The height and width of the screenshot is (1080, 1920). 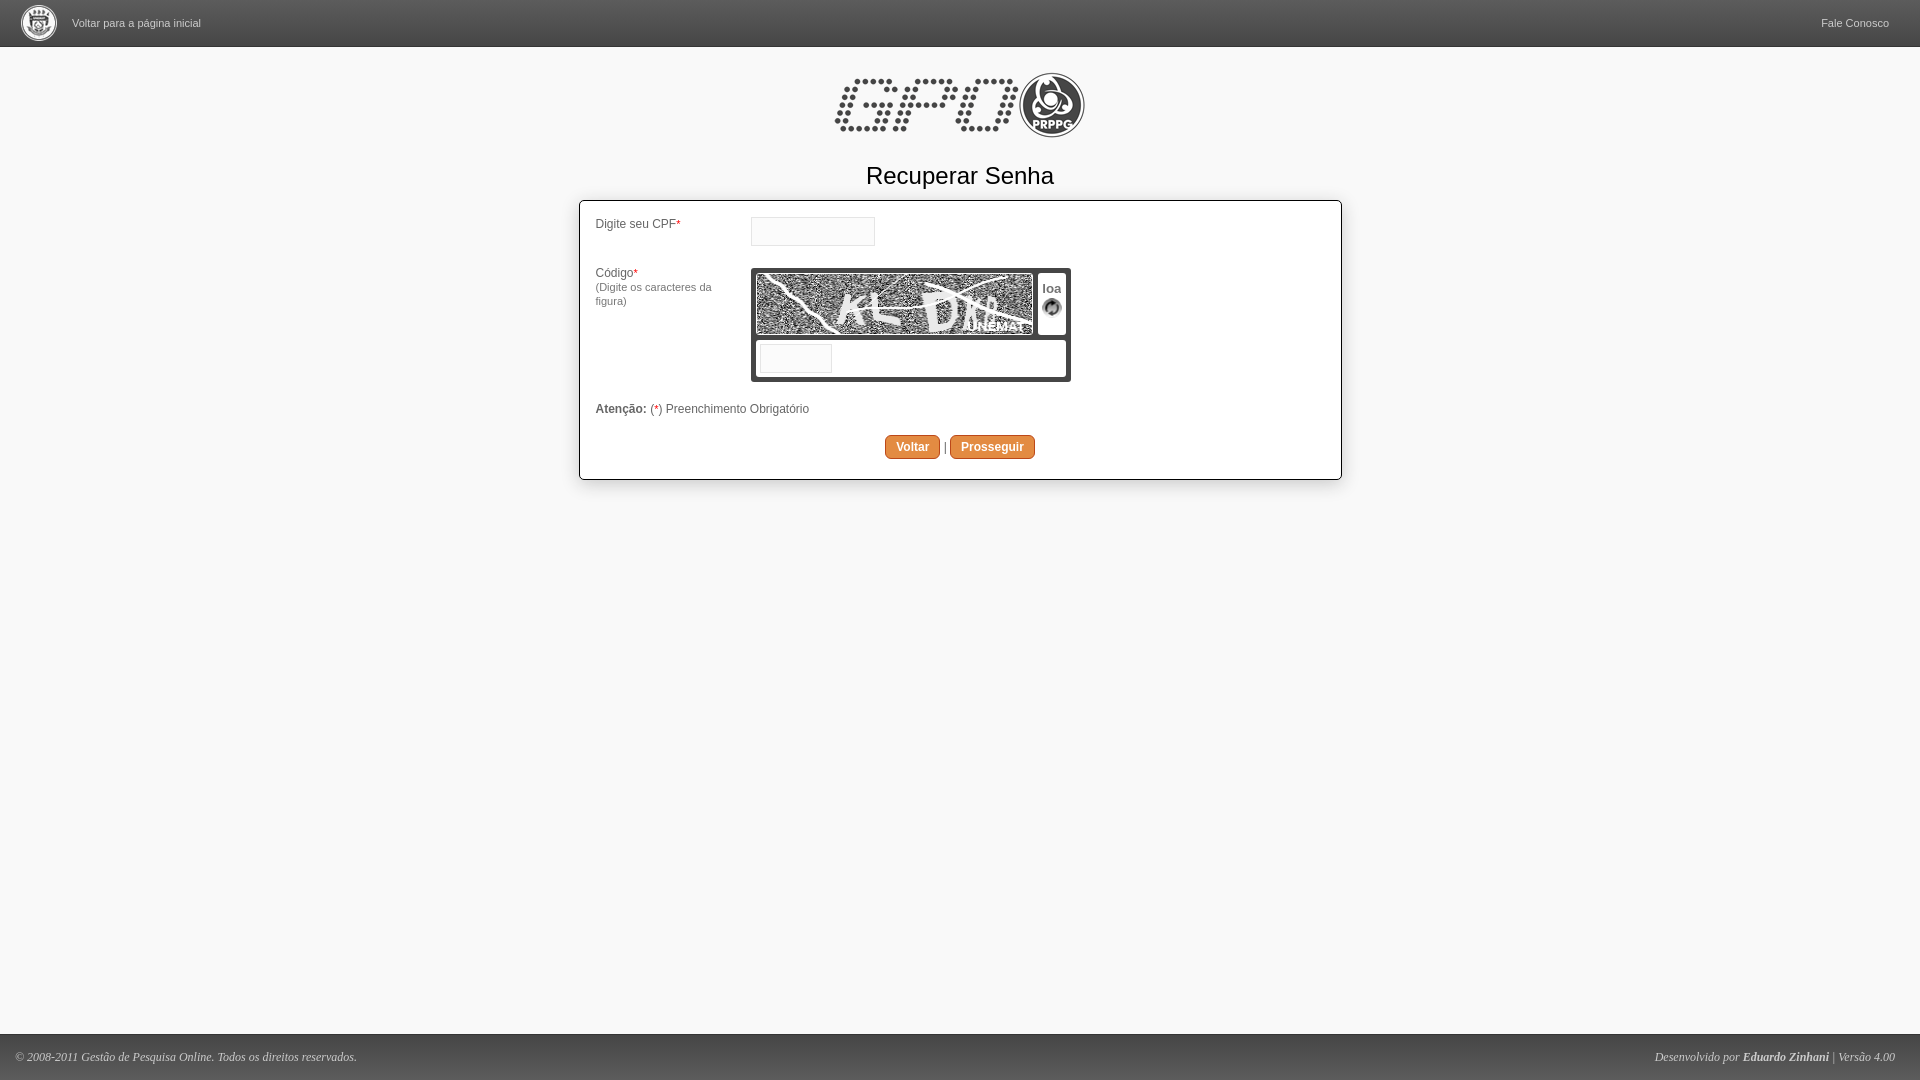 I want to click on 'Eduardo Zinhani', so click(x=1785, y=1055).